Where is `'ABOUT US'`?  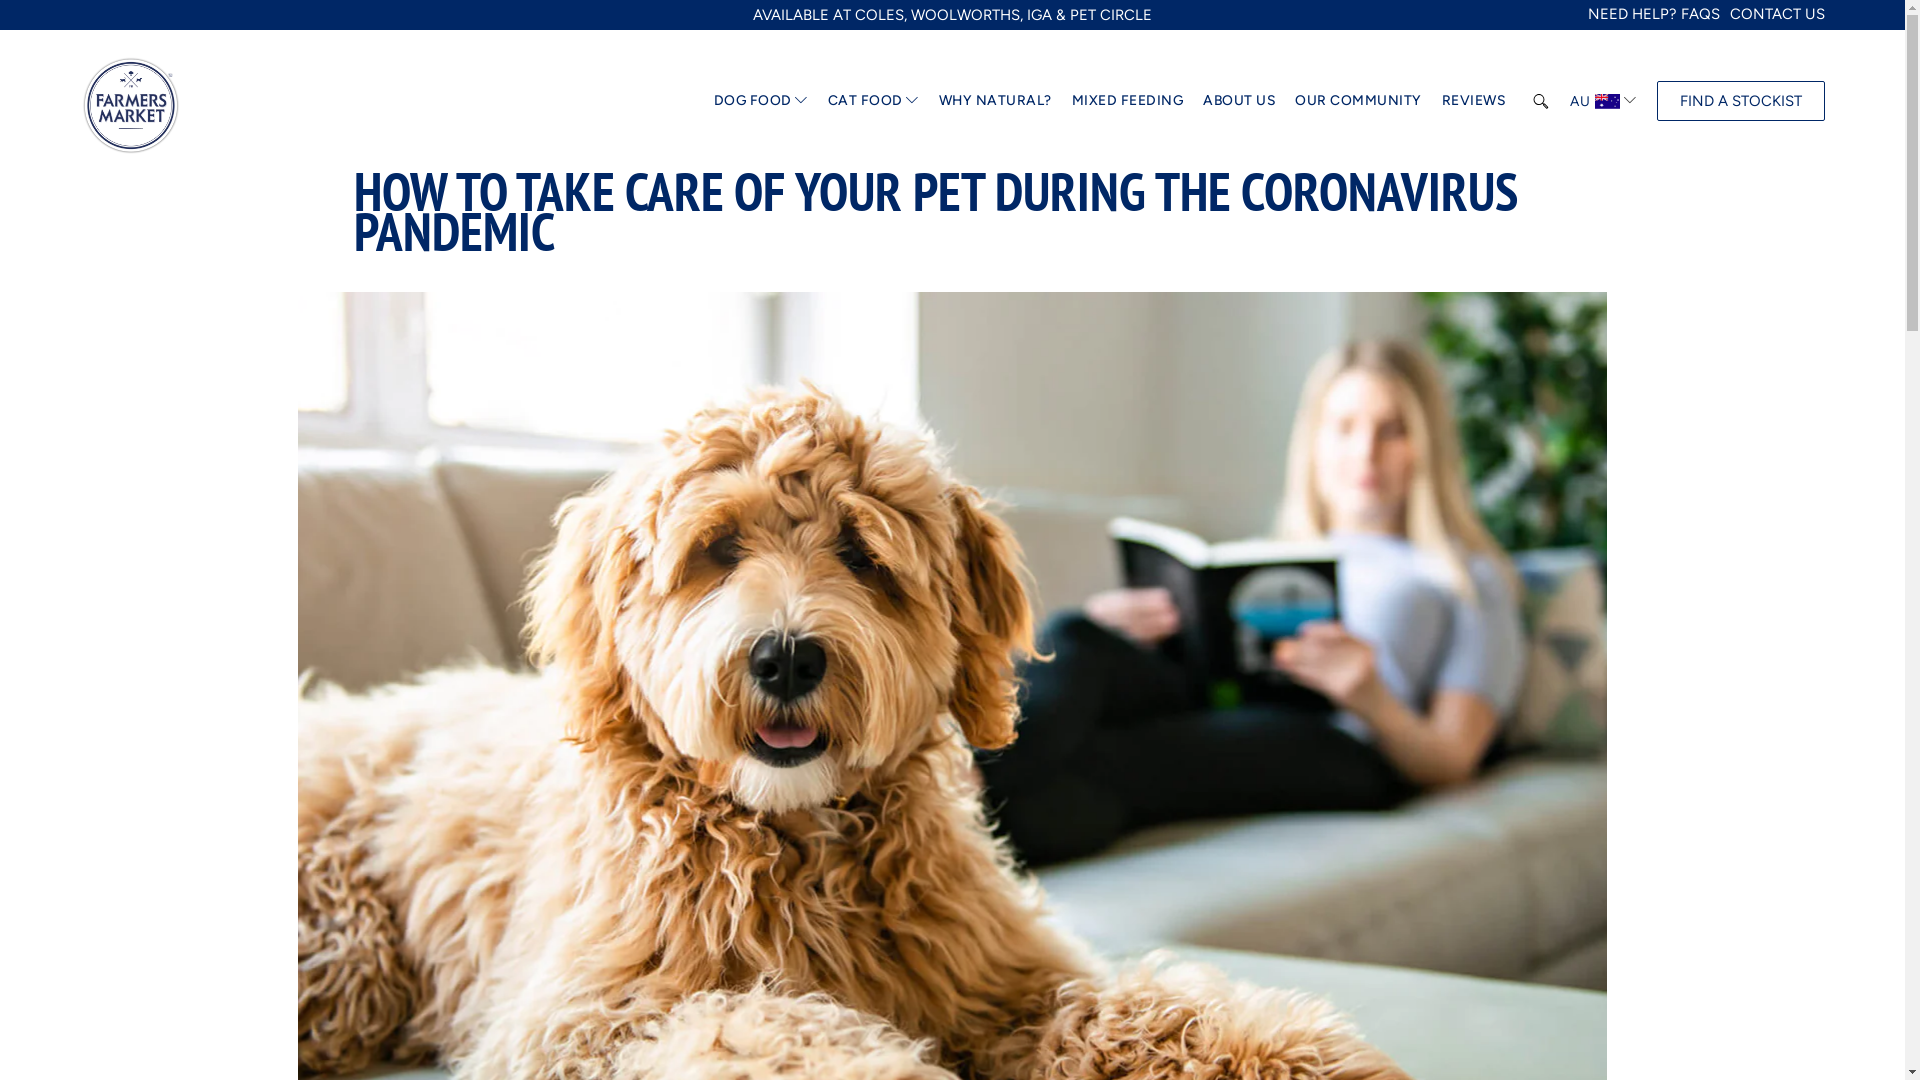
'ABOUT US' is located at coordinates (1237, 100).